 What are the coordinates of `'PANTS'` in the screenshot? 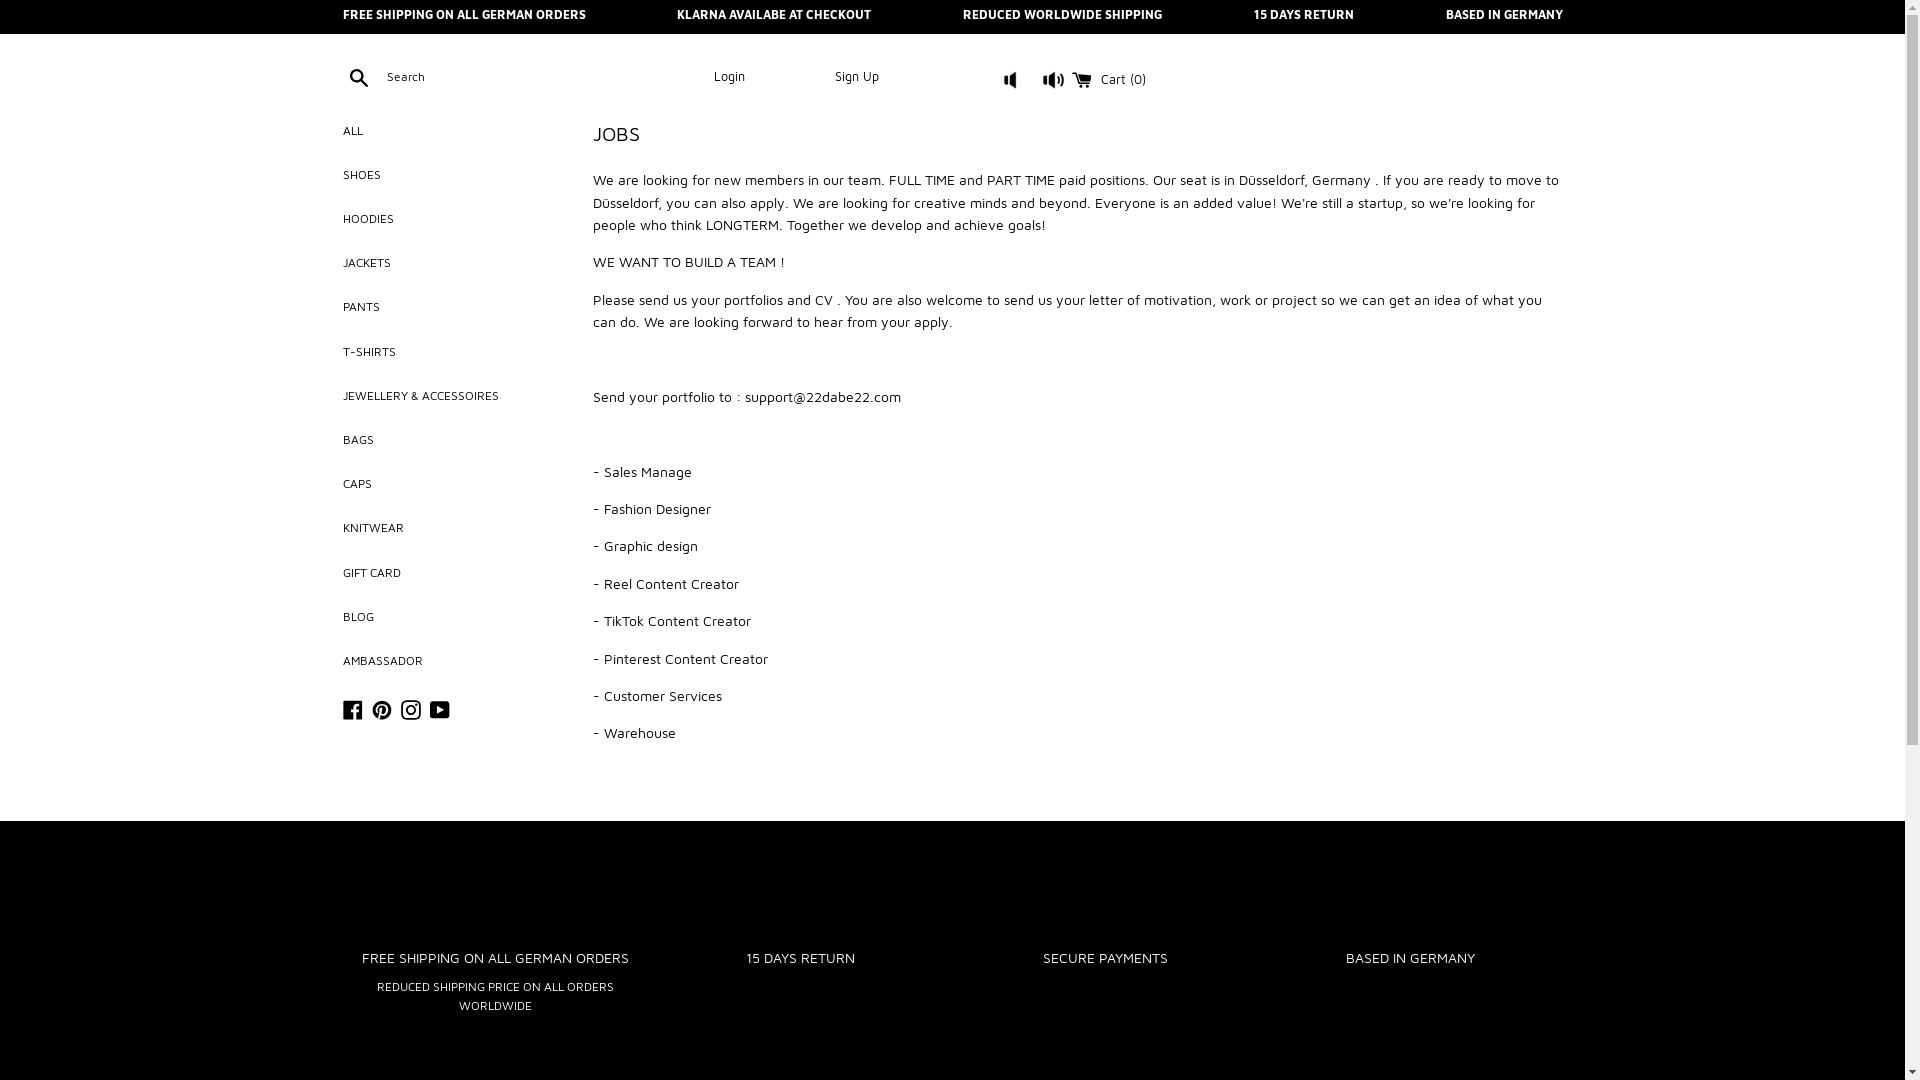 It's located at (450, 306).